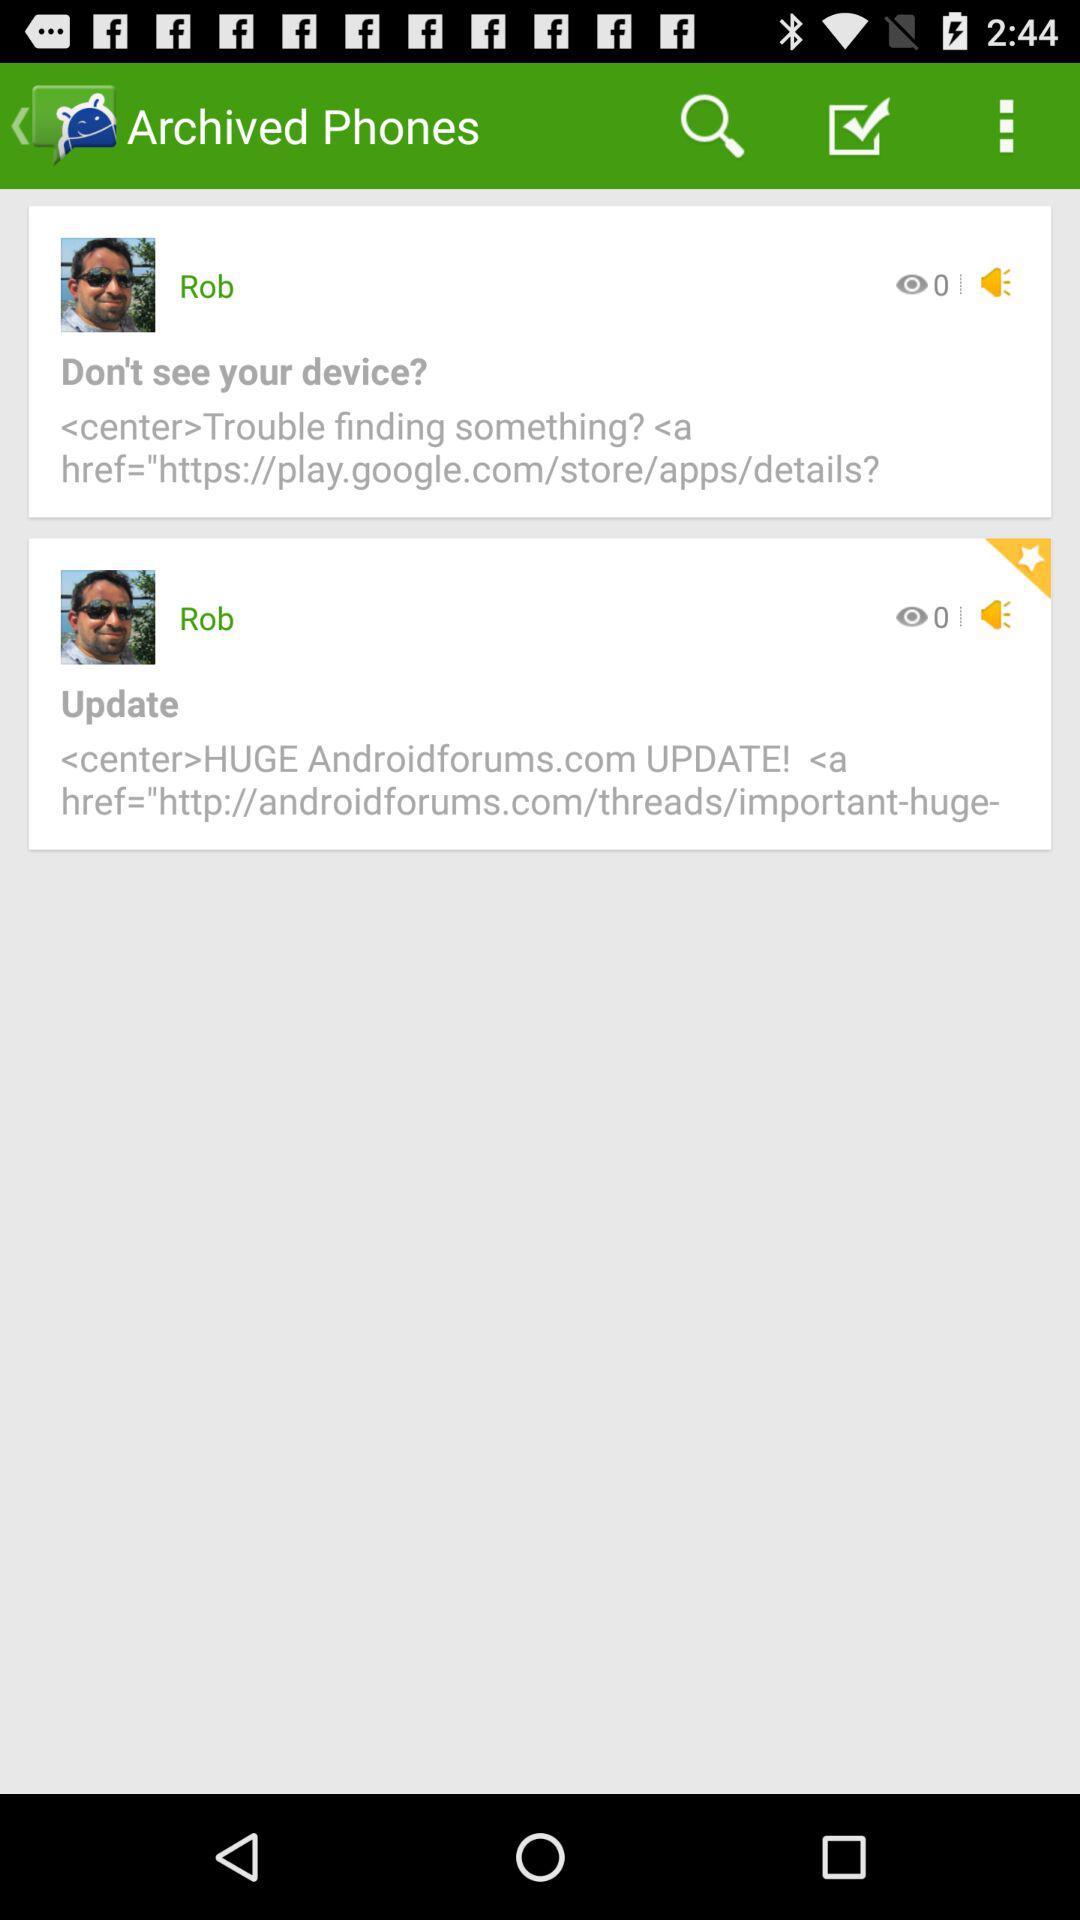  I want to click on item to the right of the archived phones, so click(711, 124).